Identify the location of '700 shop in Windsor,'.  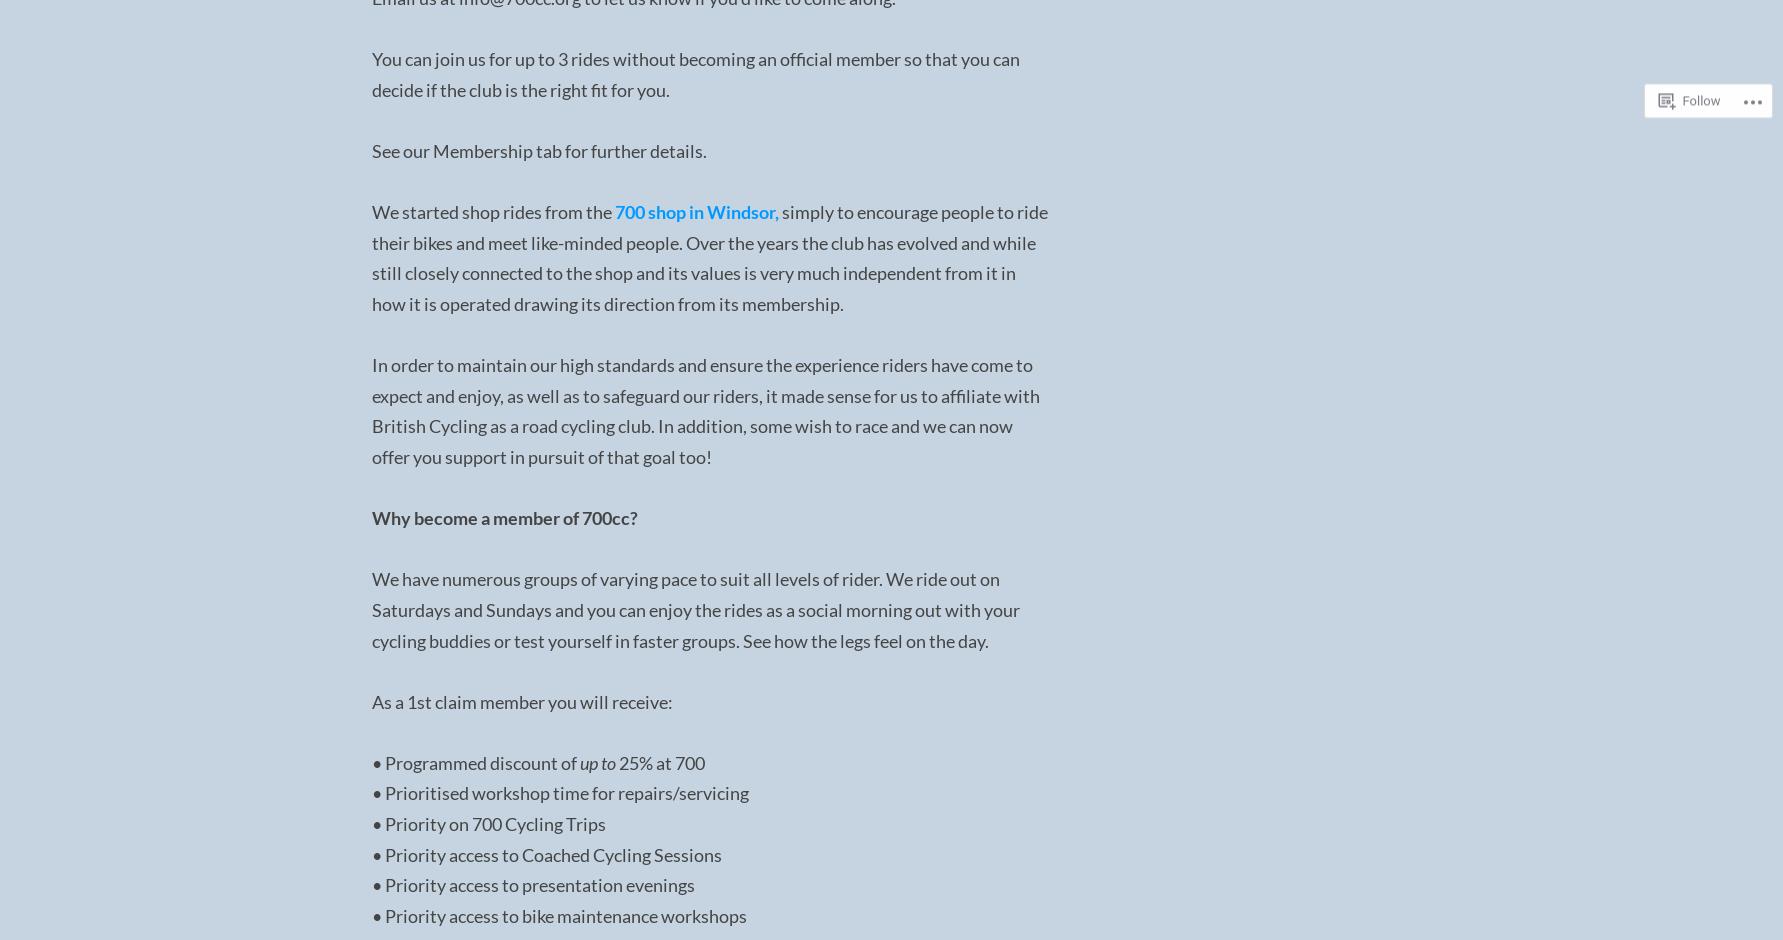
(695, 210).